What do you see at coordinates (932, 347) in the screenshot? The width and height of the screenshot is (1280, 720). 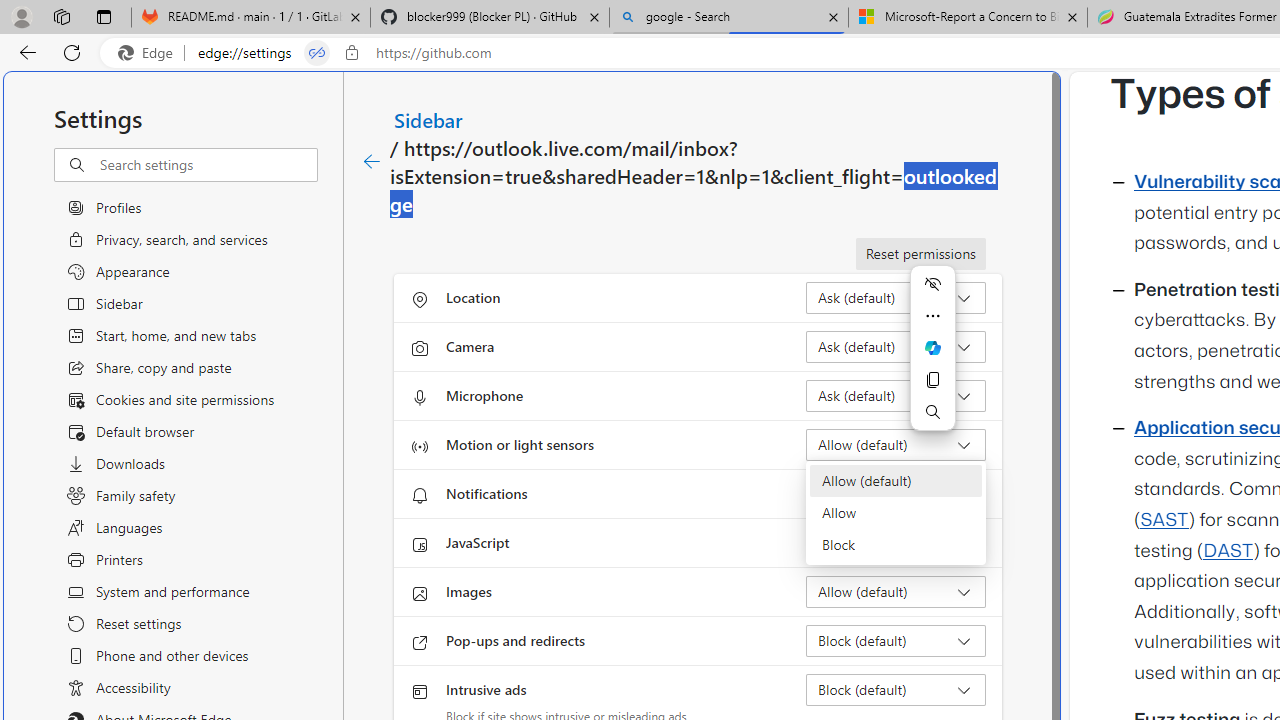 I see `'Ask Copilot'` at bounding box center [932, 347].